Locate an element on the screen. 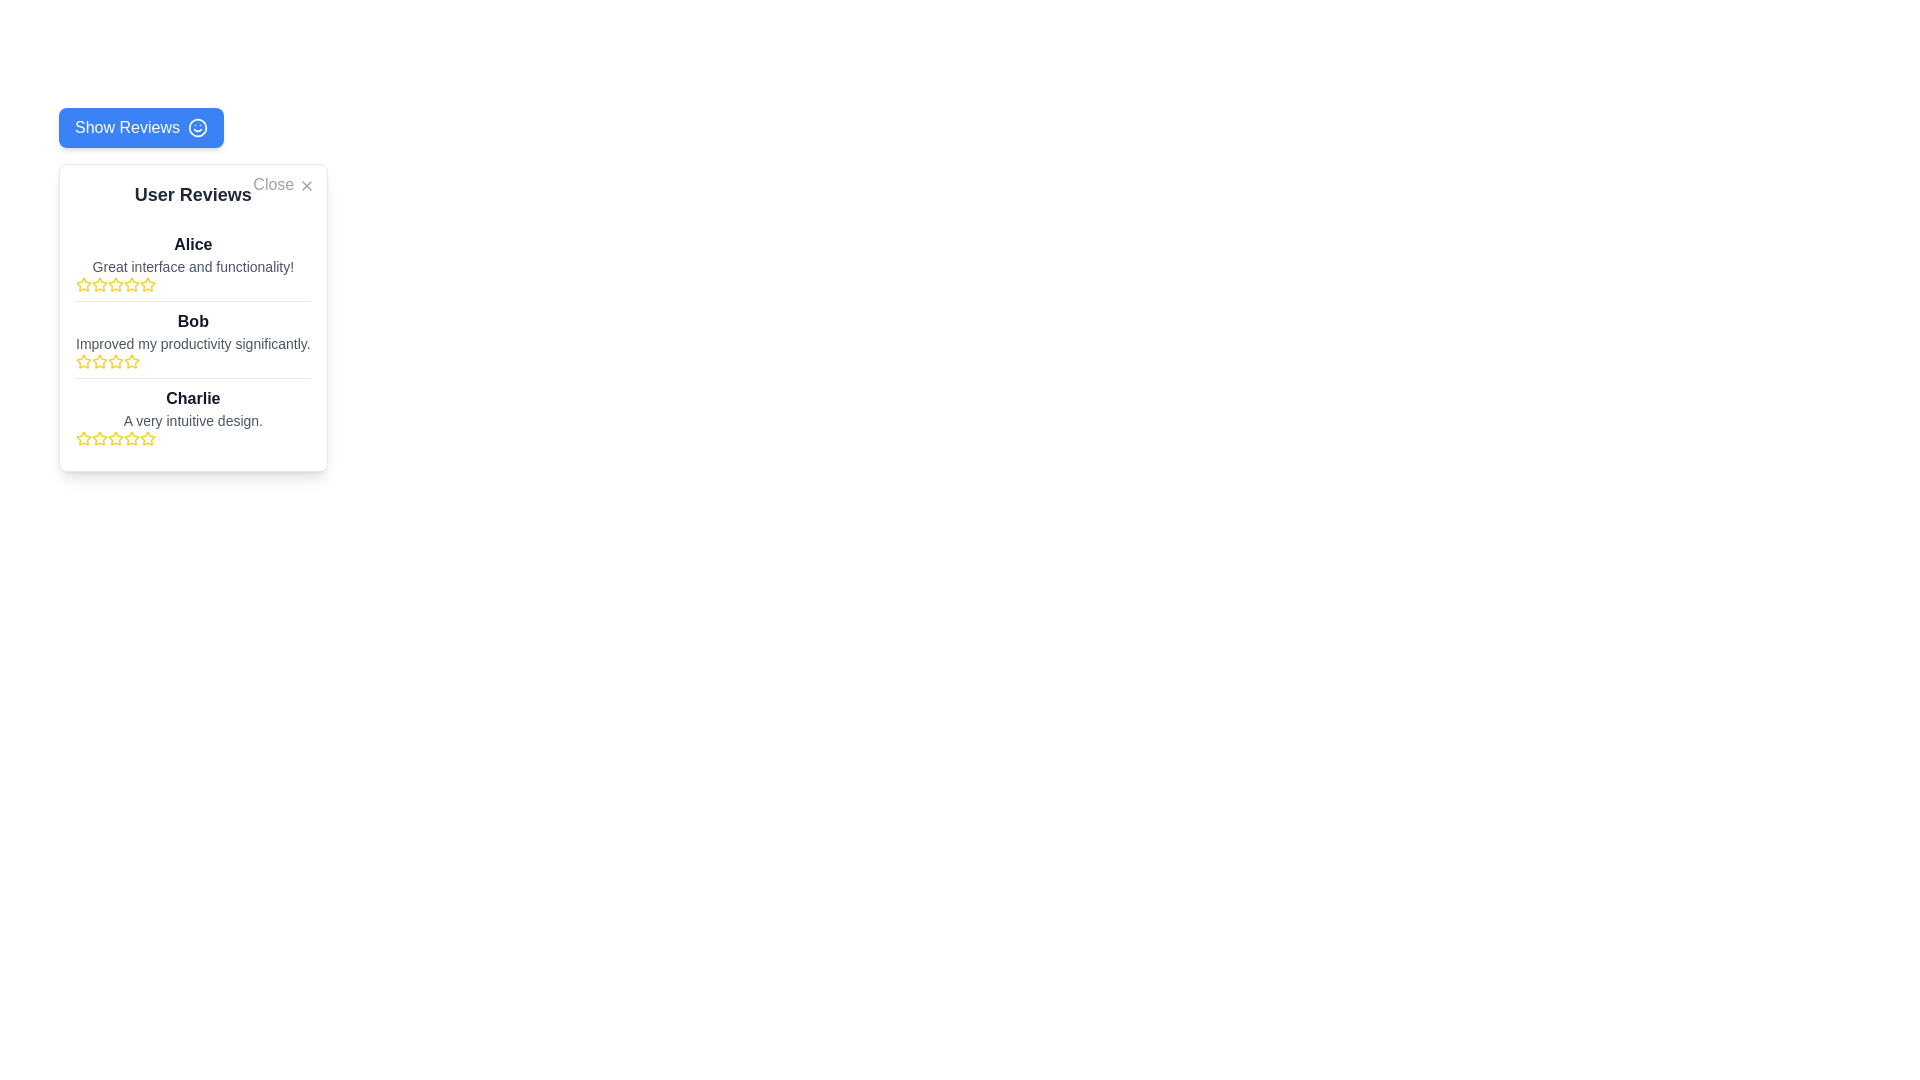 This screenshot has width=1920, height=1080. the fourth star icon in the 5-star rating system within the review section for the user named 'Charlie' is located at coordinates (131, 437).